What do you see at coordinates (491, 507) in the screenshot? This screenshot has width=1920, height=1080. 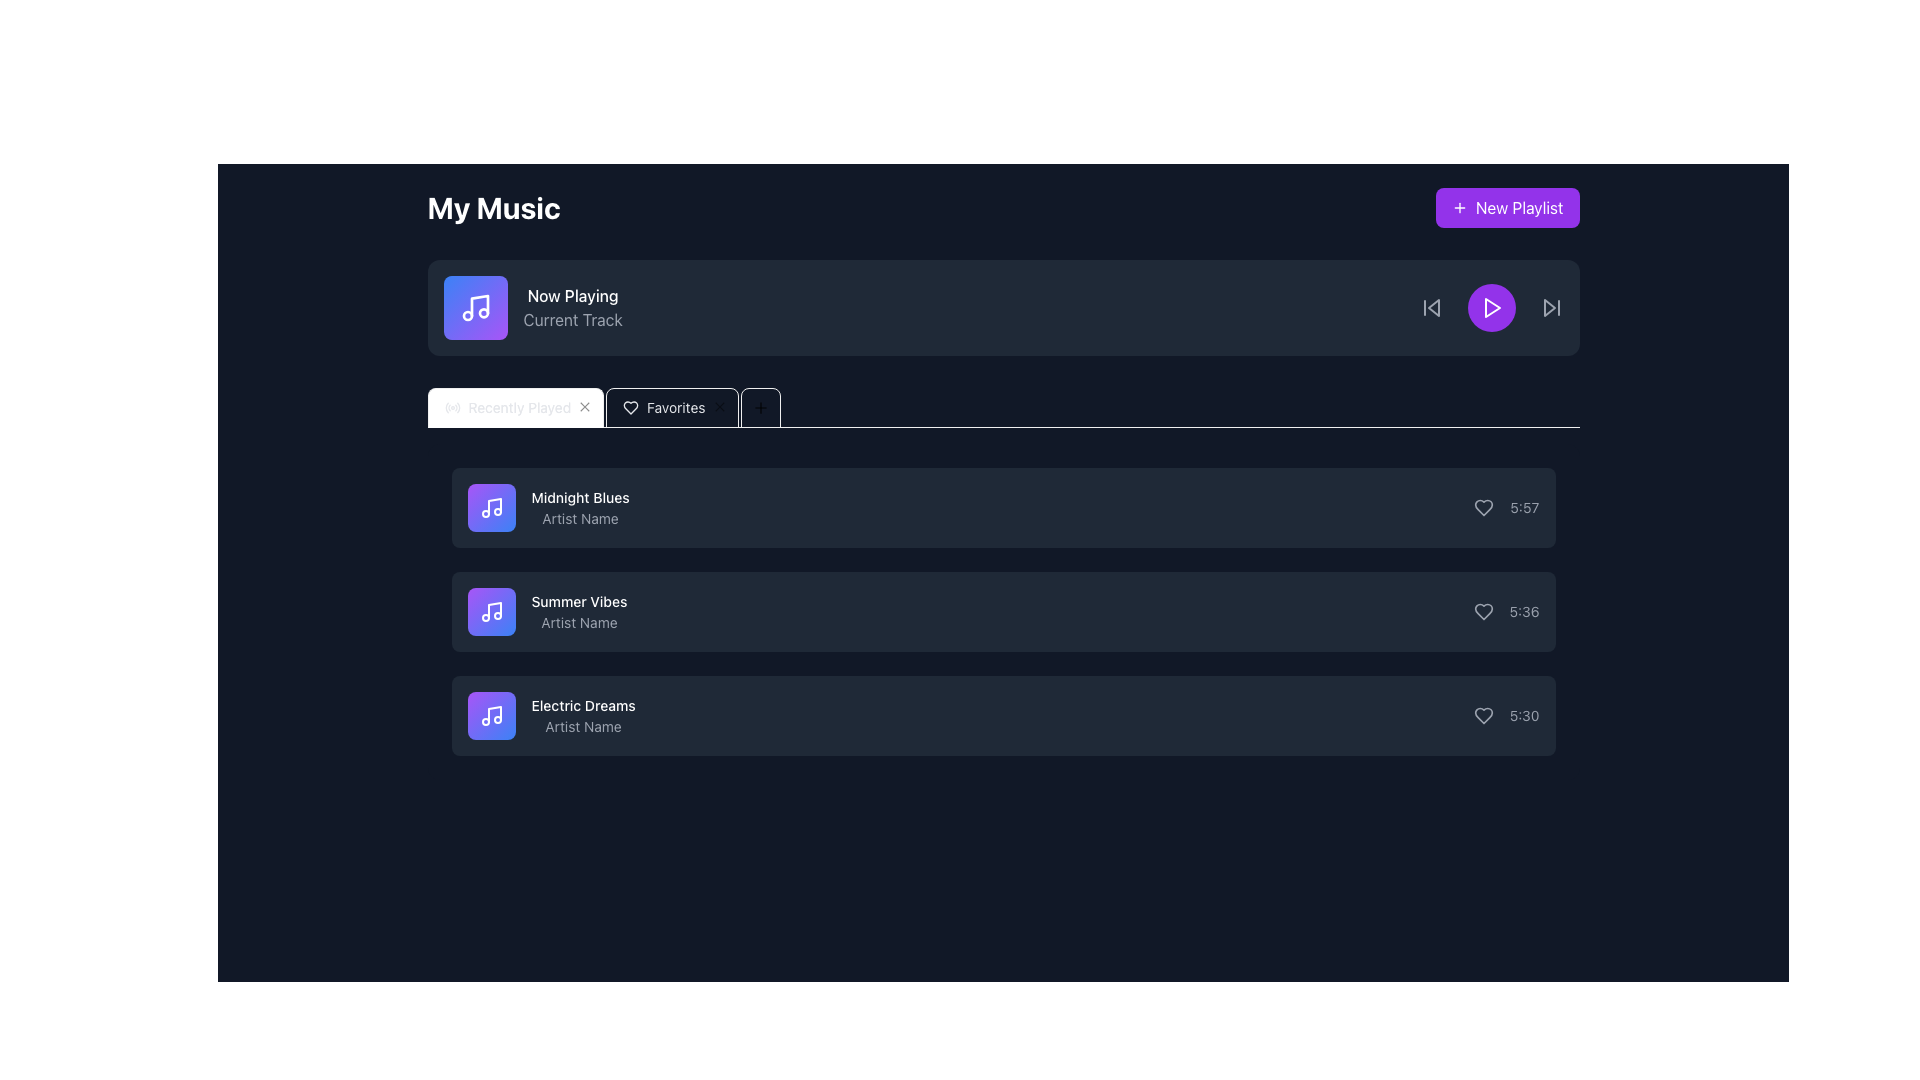 I see `the rounded square icon filled with a gradient from purple to blue, which contains a white musical note graphic` at bounding box center [491, 507].